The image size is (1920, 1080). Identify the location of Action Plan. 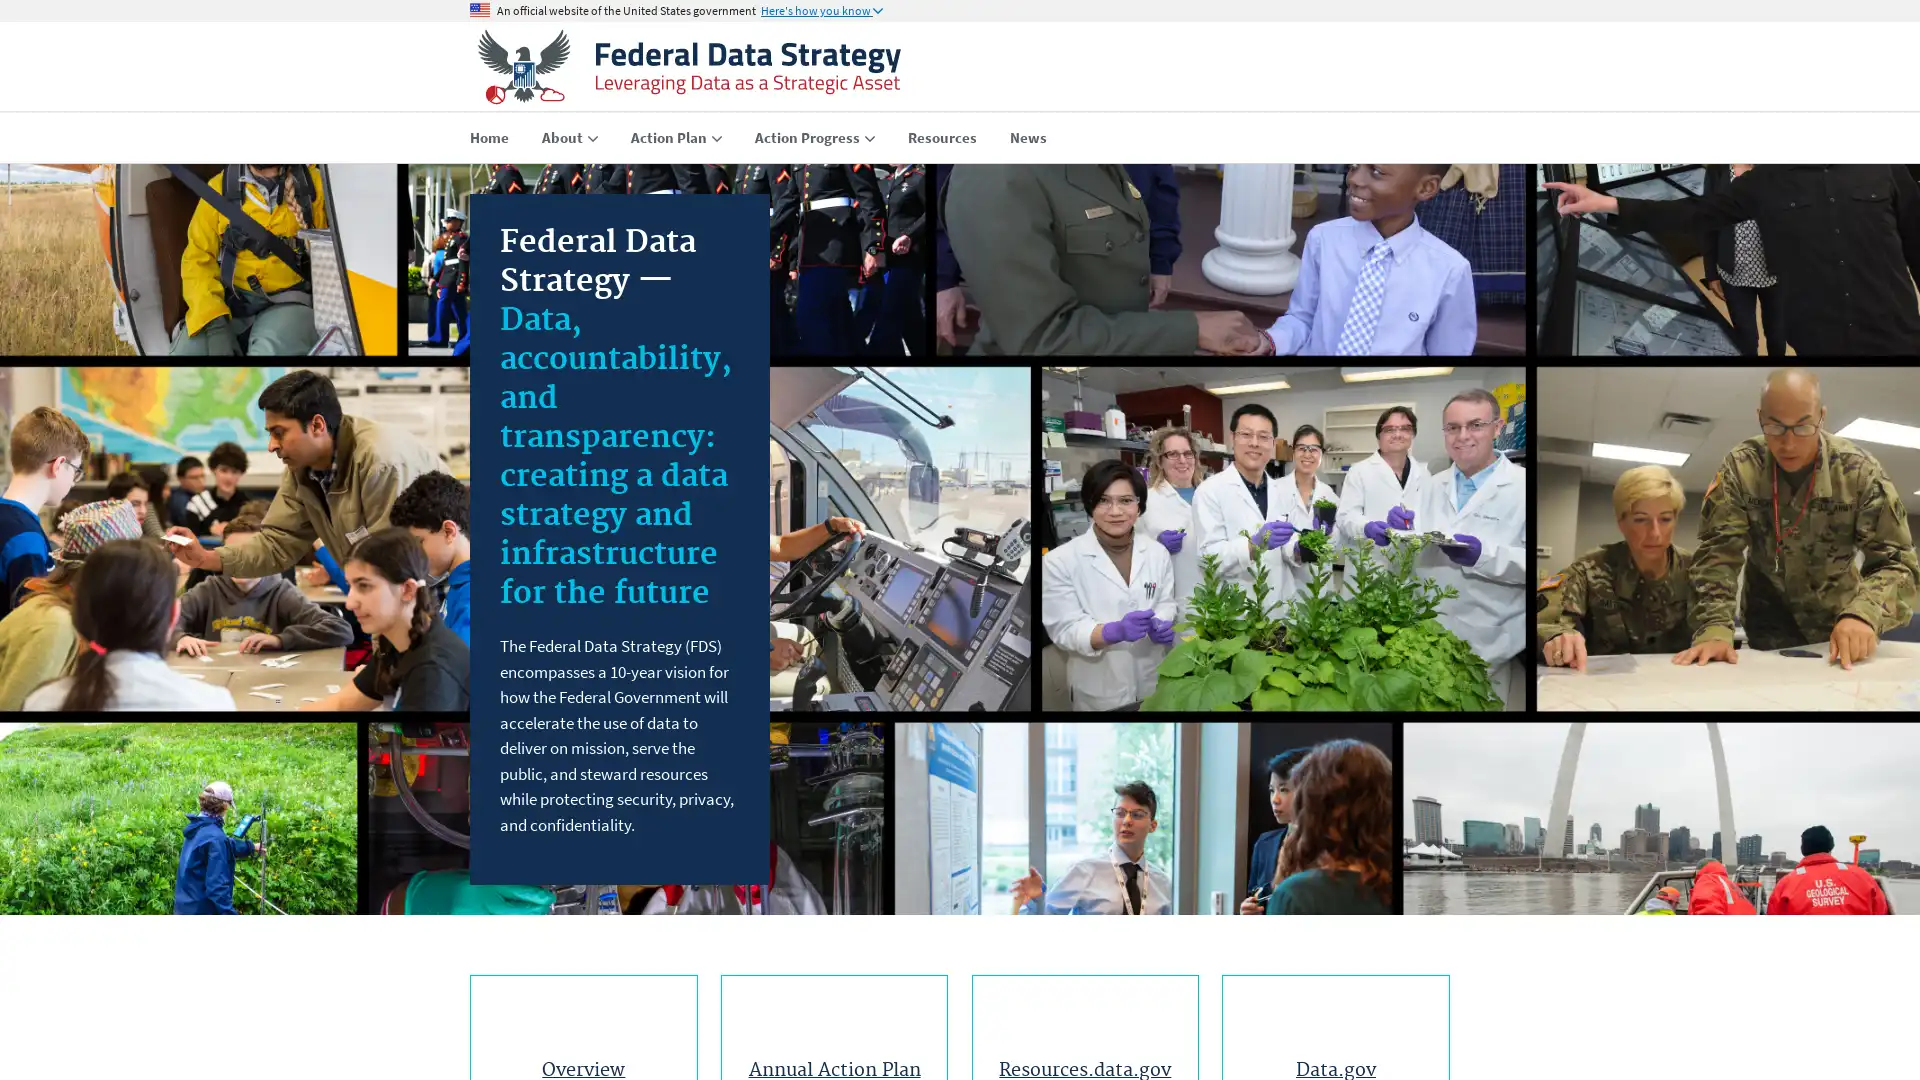
(676, 136).